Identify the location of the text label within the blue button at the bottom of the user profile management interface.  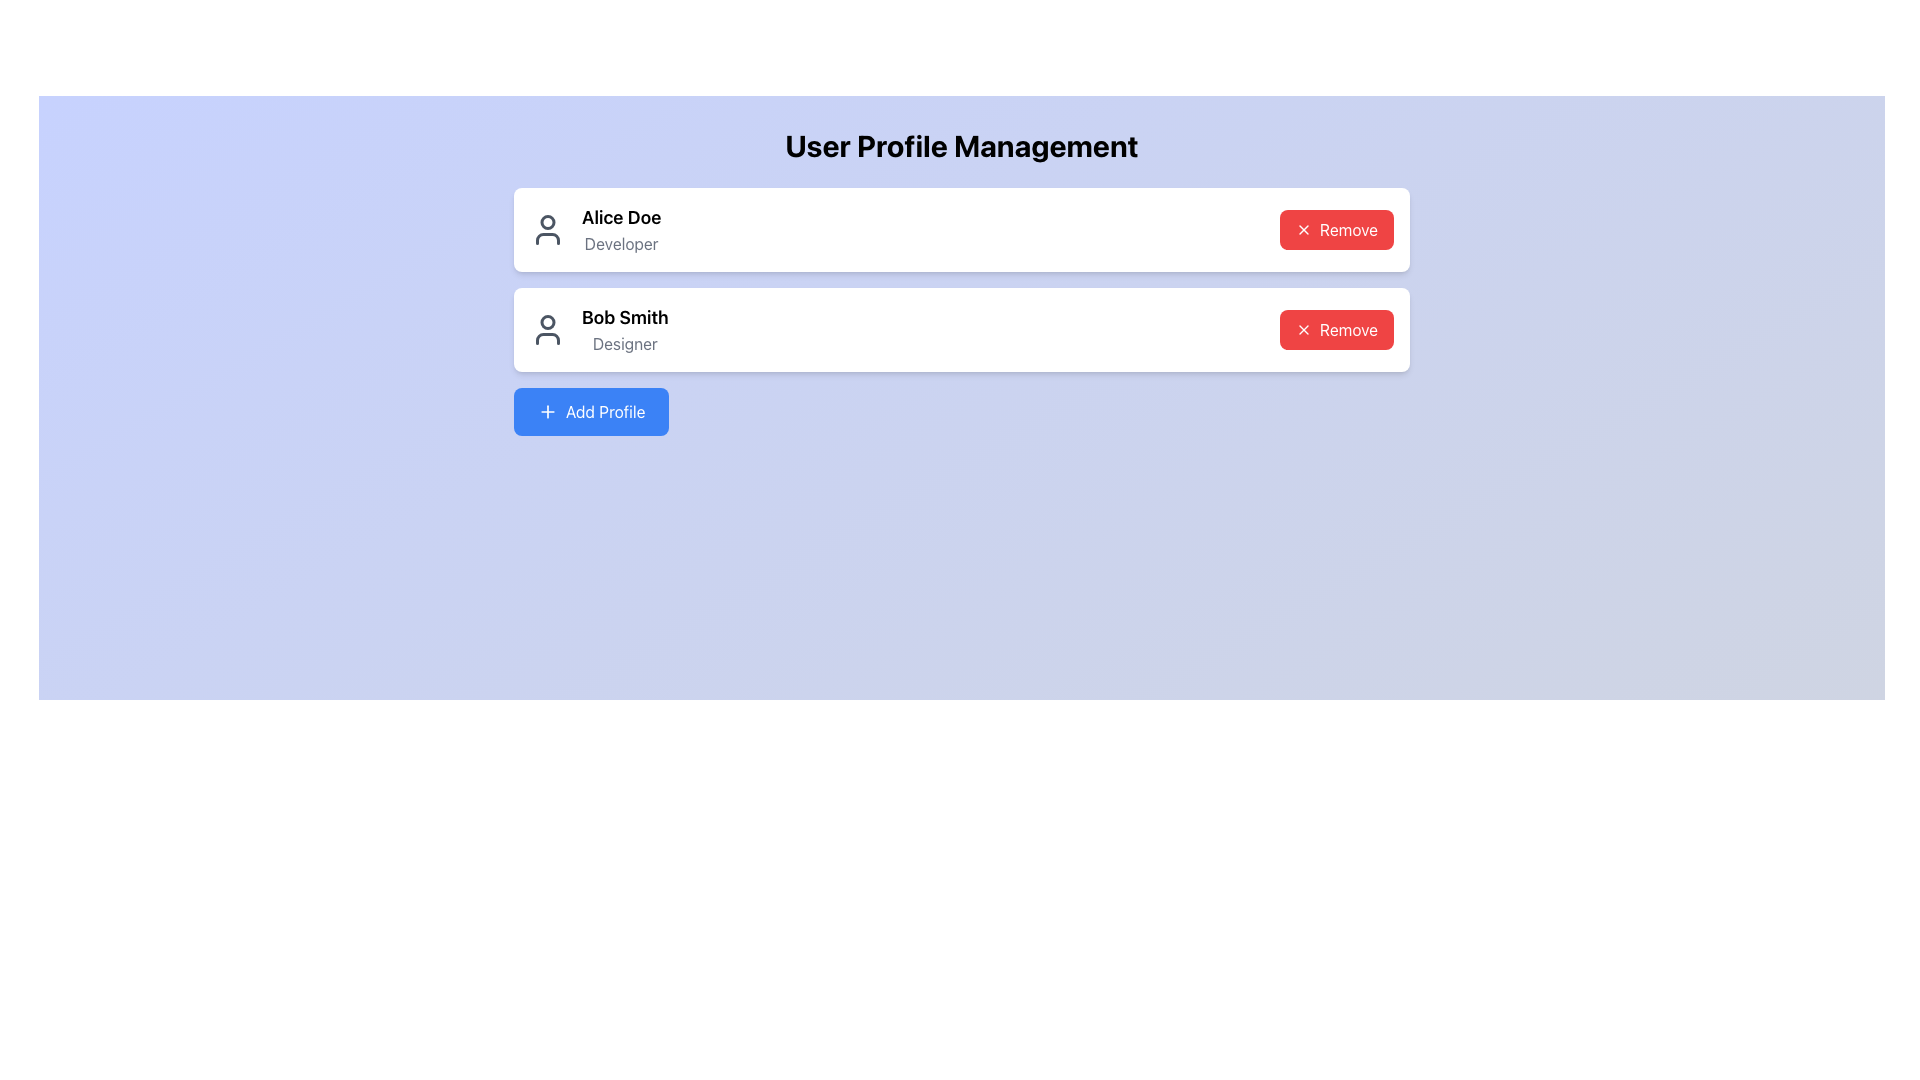
(604, 411).